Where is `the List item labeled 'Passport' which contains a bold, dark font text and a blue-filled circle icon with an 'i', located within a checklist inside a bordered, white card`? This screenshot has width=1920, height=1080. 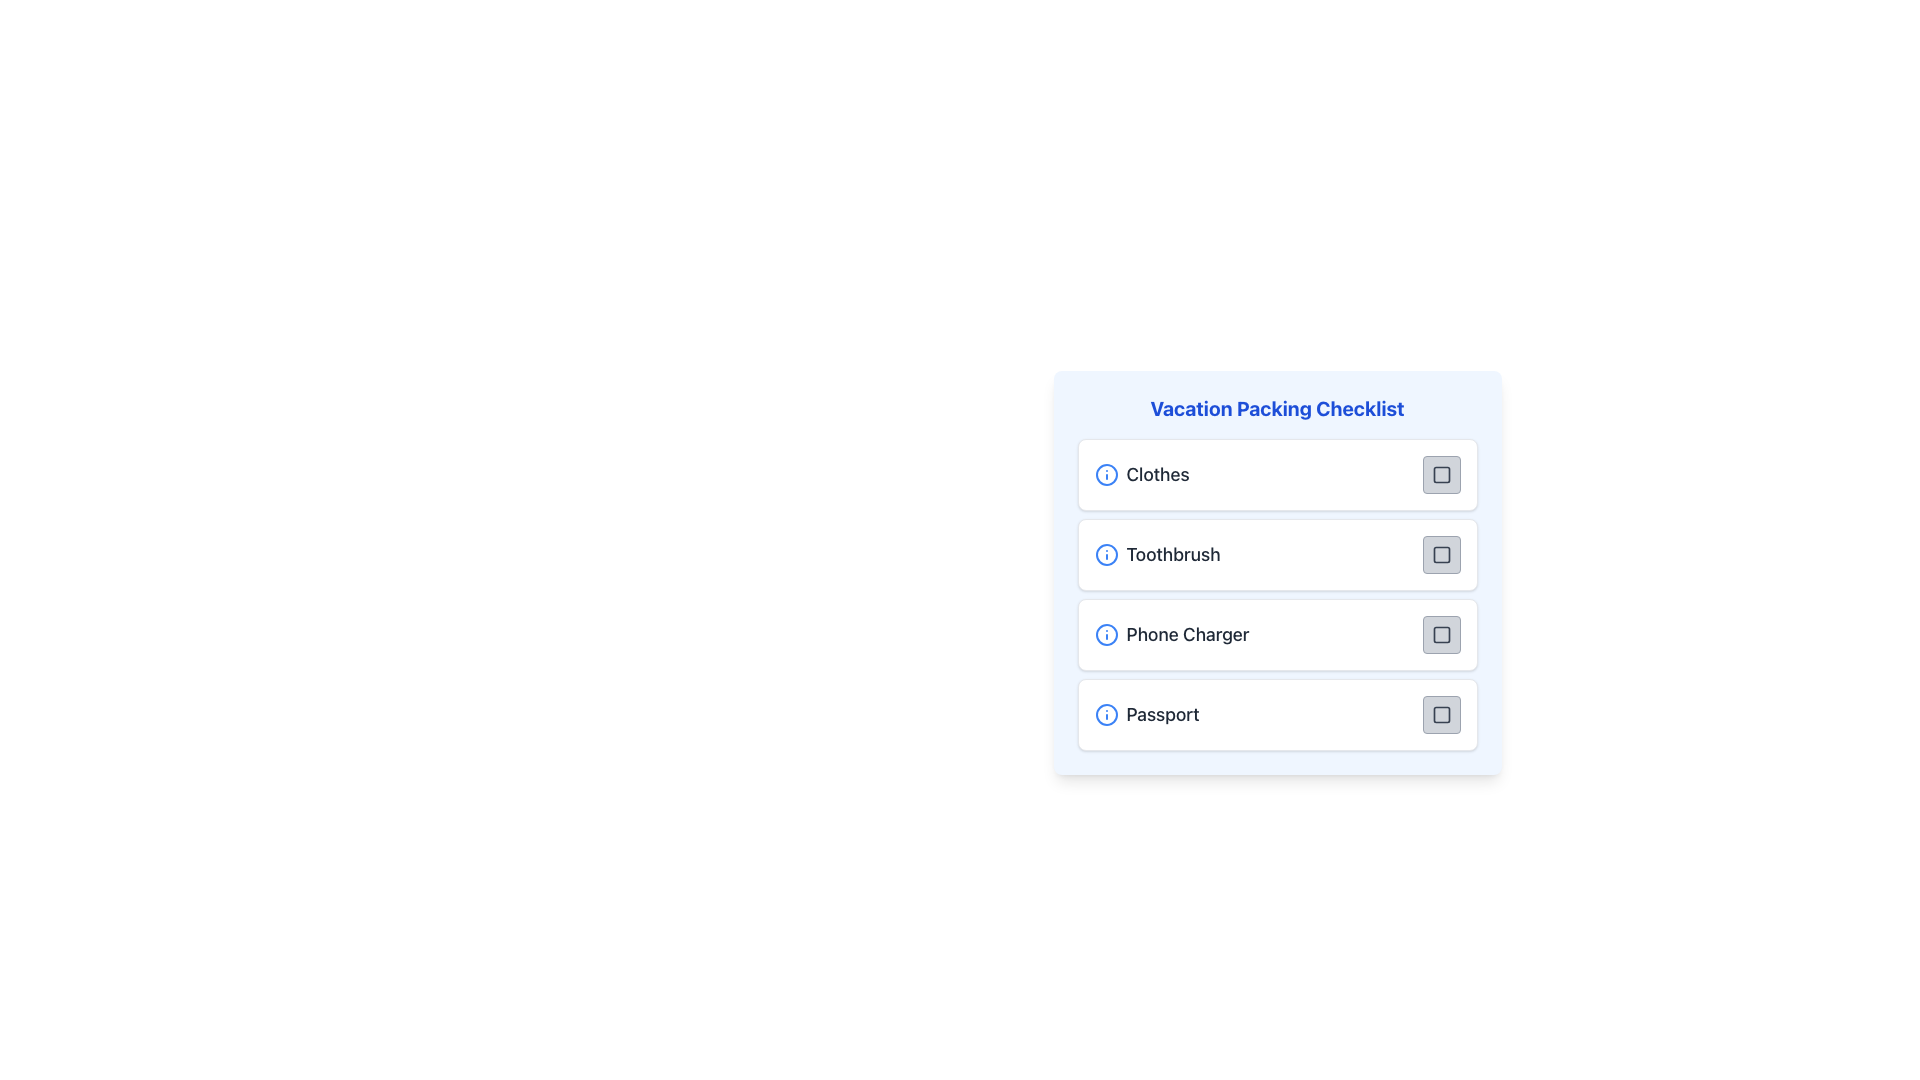
the List item labeled 'Passport' which contains a bold, dark font text and a blue-filled circle icon with an 'i', located within a checklist inside a bordered, white card is located at coordinates (1147, 713).